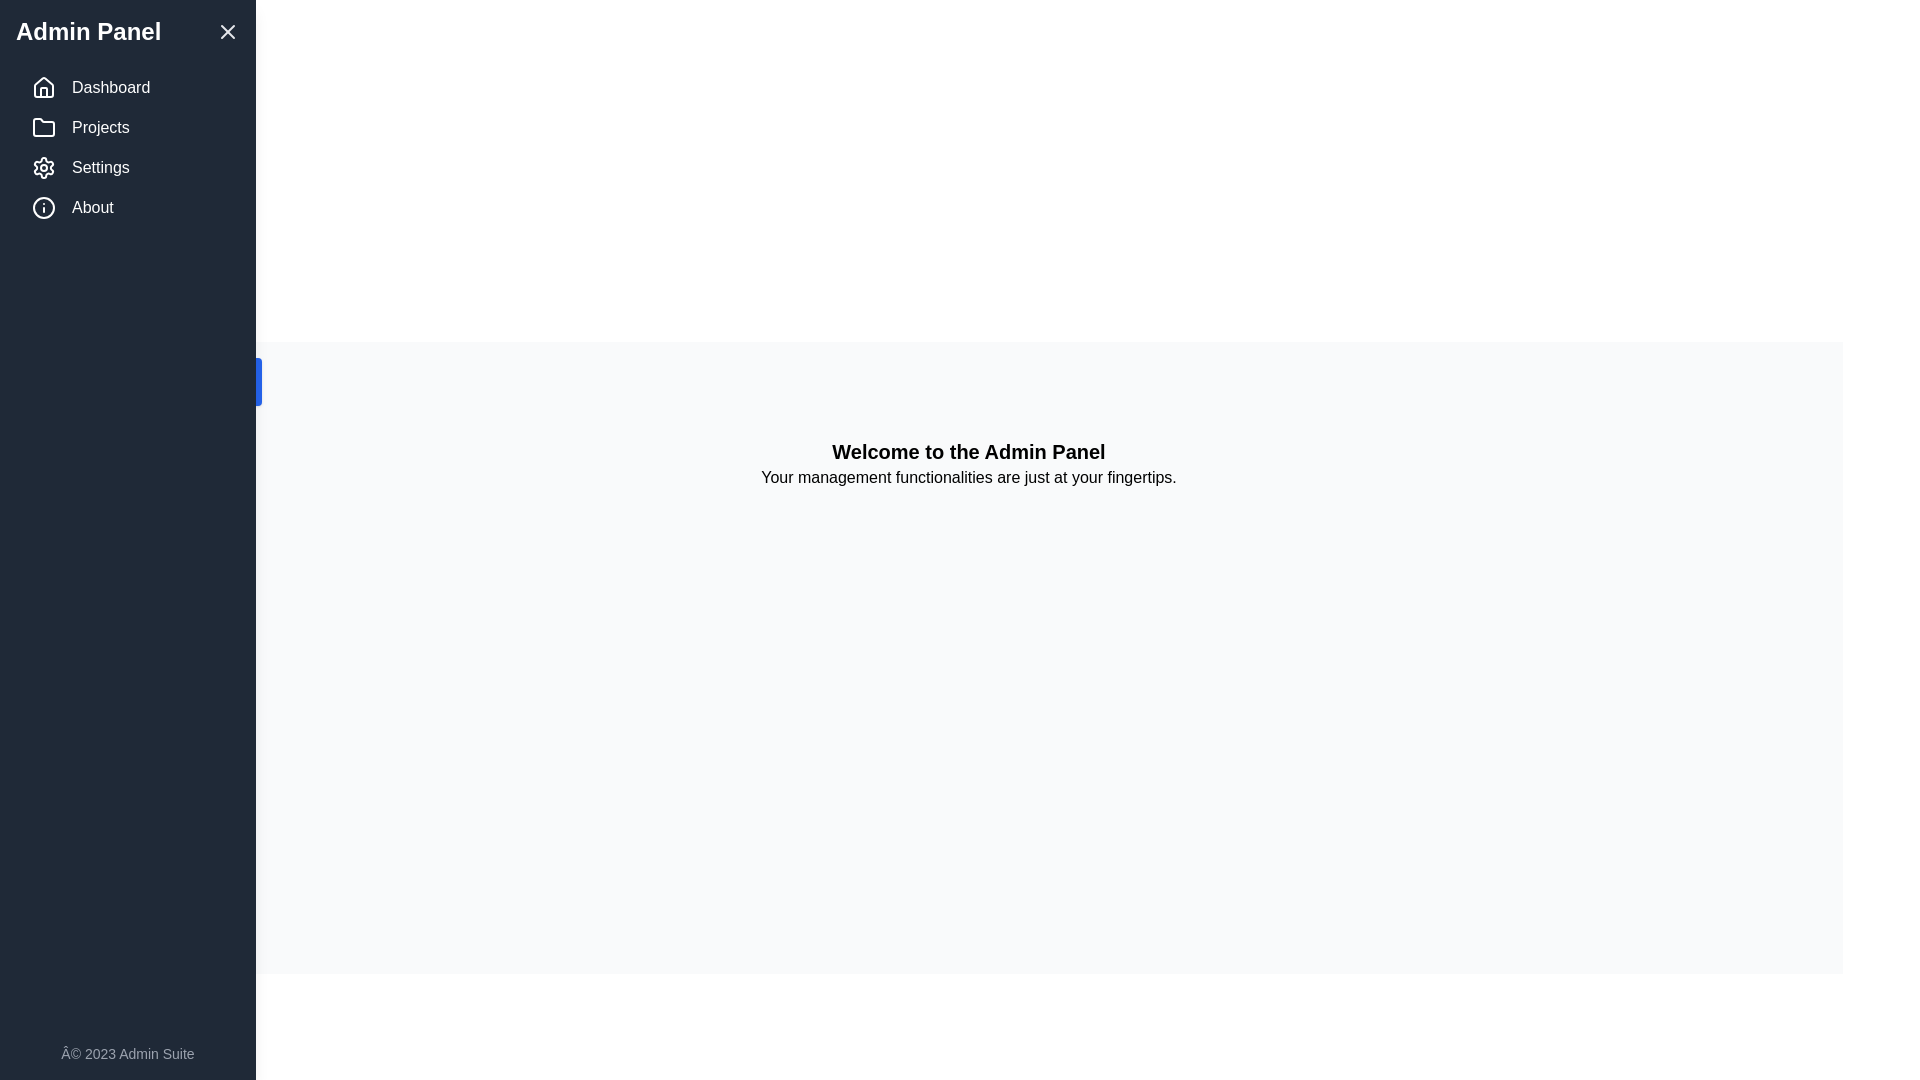 This screenshot has width=1920, height=1080. What do you see at coordinates (127, 31) in the screenshot?
I see `the 'Admin Panel' header which includes a close button at the top of the side navigation panel` at bounding box center [127, 31].